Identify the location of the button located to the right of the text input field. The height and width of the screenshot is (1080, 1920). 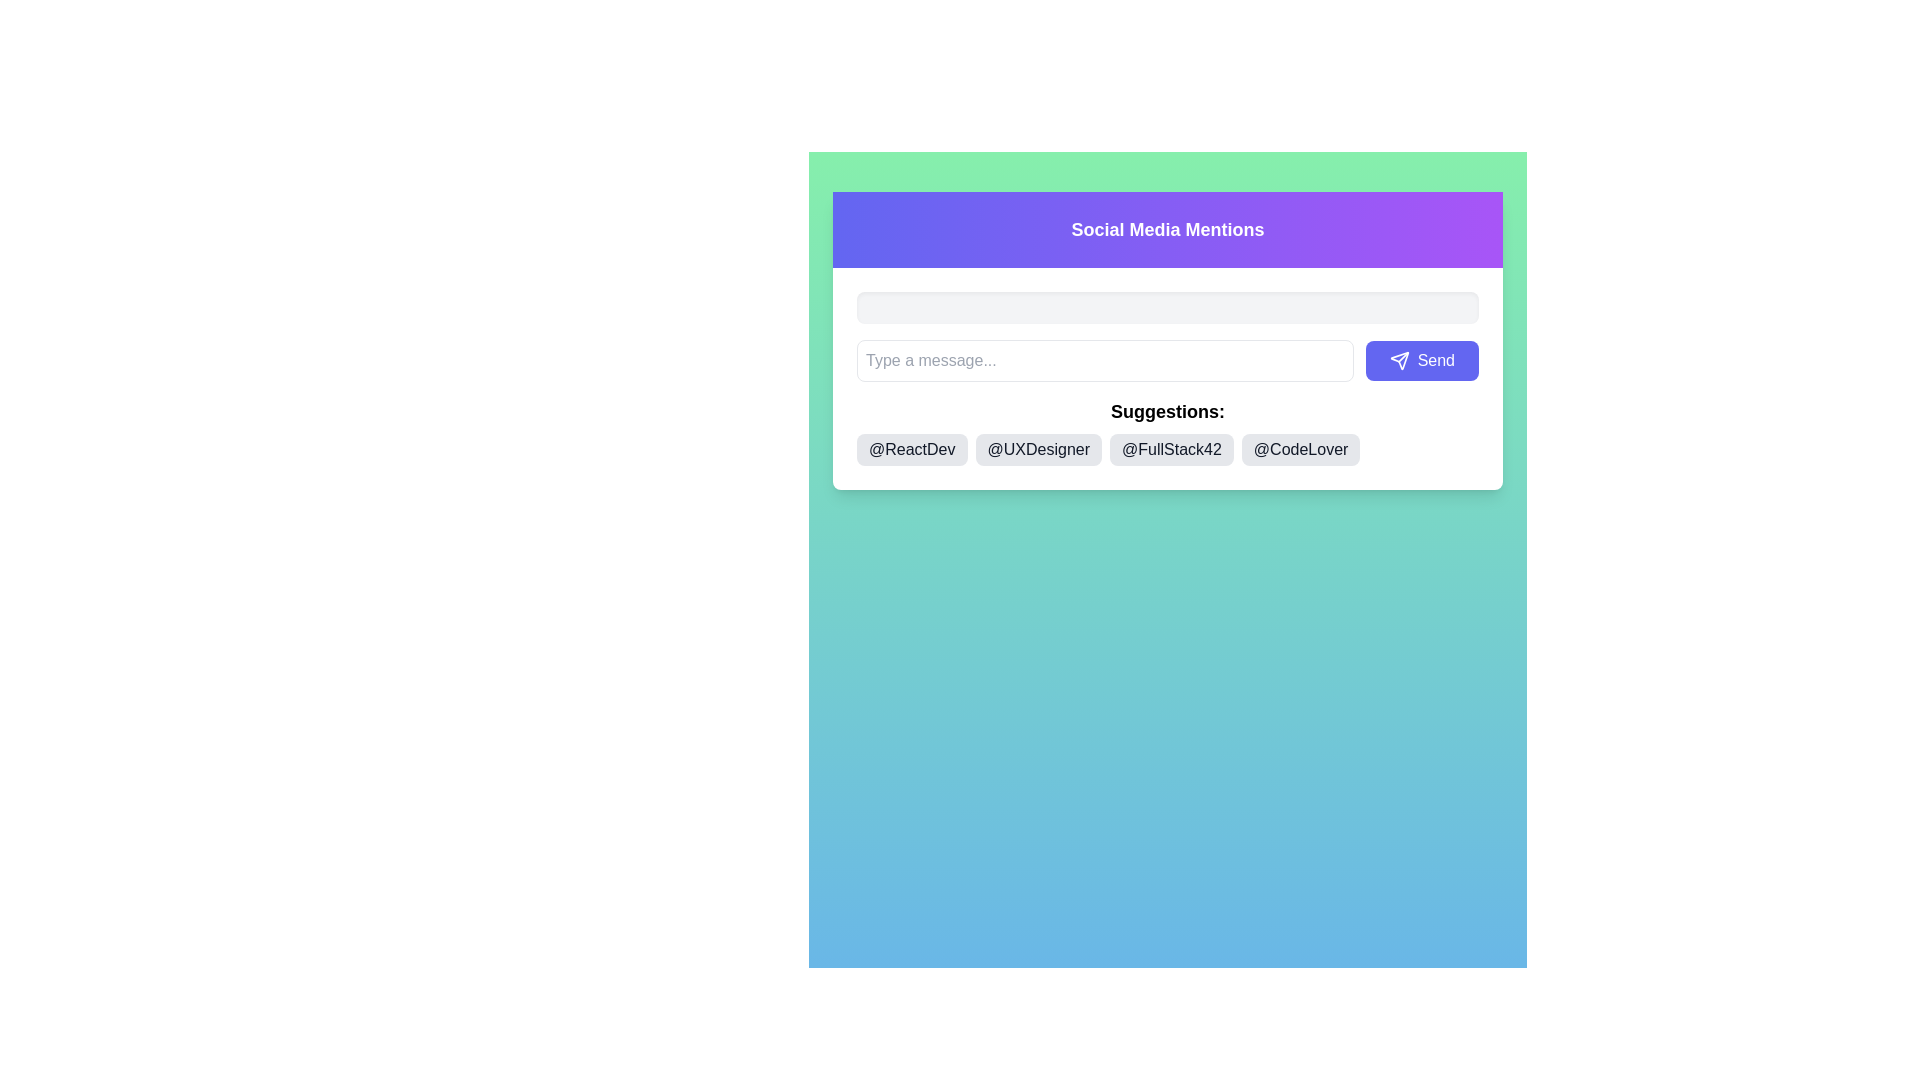
(1421, 361).